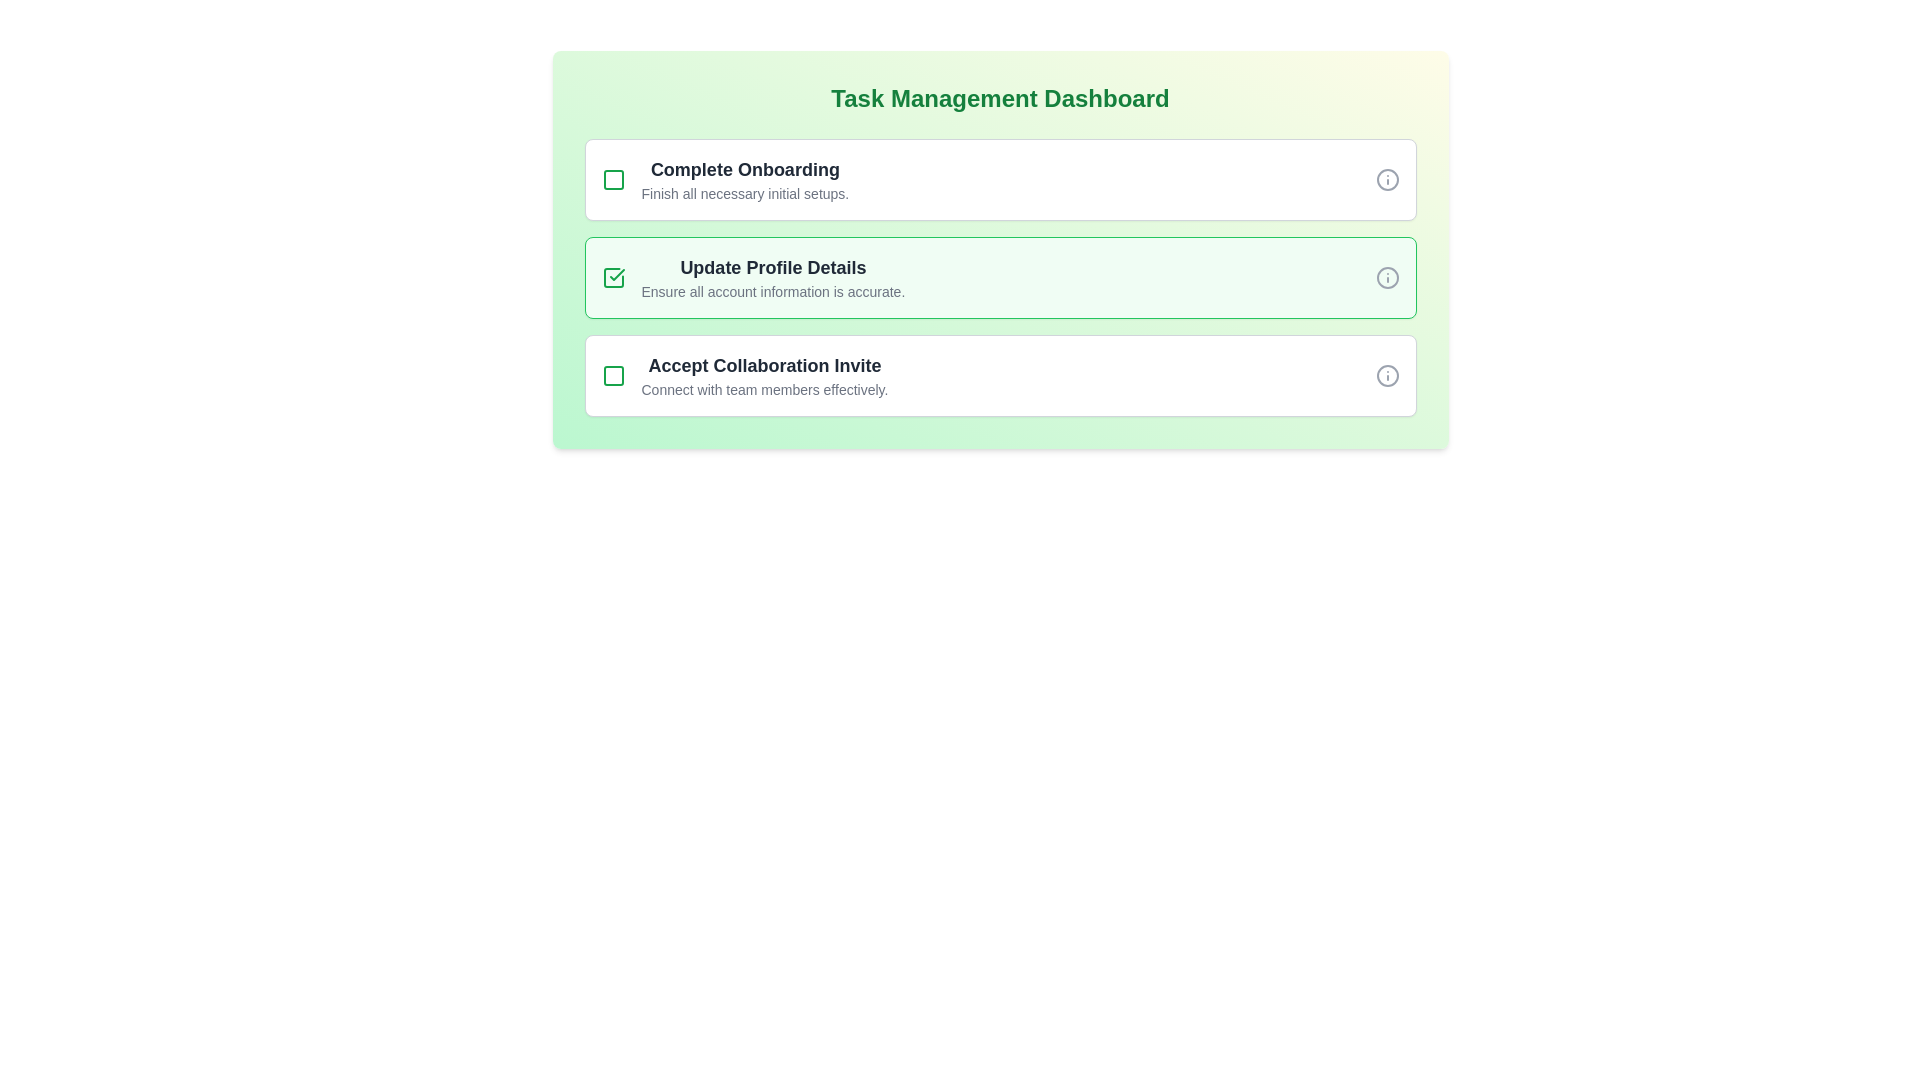 The width and height of the screenshot is (1920, 1080). What do you see at coordinates (1386, 375) in the screenshot?
I see `the information indicator icon located at the far right end of the 'Accept Collaboration Invite' card, vertically centered with the title text` at bounding box center [1386, 375].